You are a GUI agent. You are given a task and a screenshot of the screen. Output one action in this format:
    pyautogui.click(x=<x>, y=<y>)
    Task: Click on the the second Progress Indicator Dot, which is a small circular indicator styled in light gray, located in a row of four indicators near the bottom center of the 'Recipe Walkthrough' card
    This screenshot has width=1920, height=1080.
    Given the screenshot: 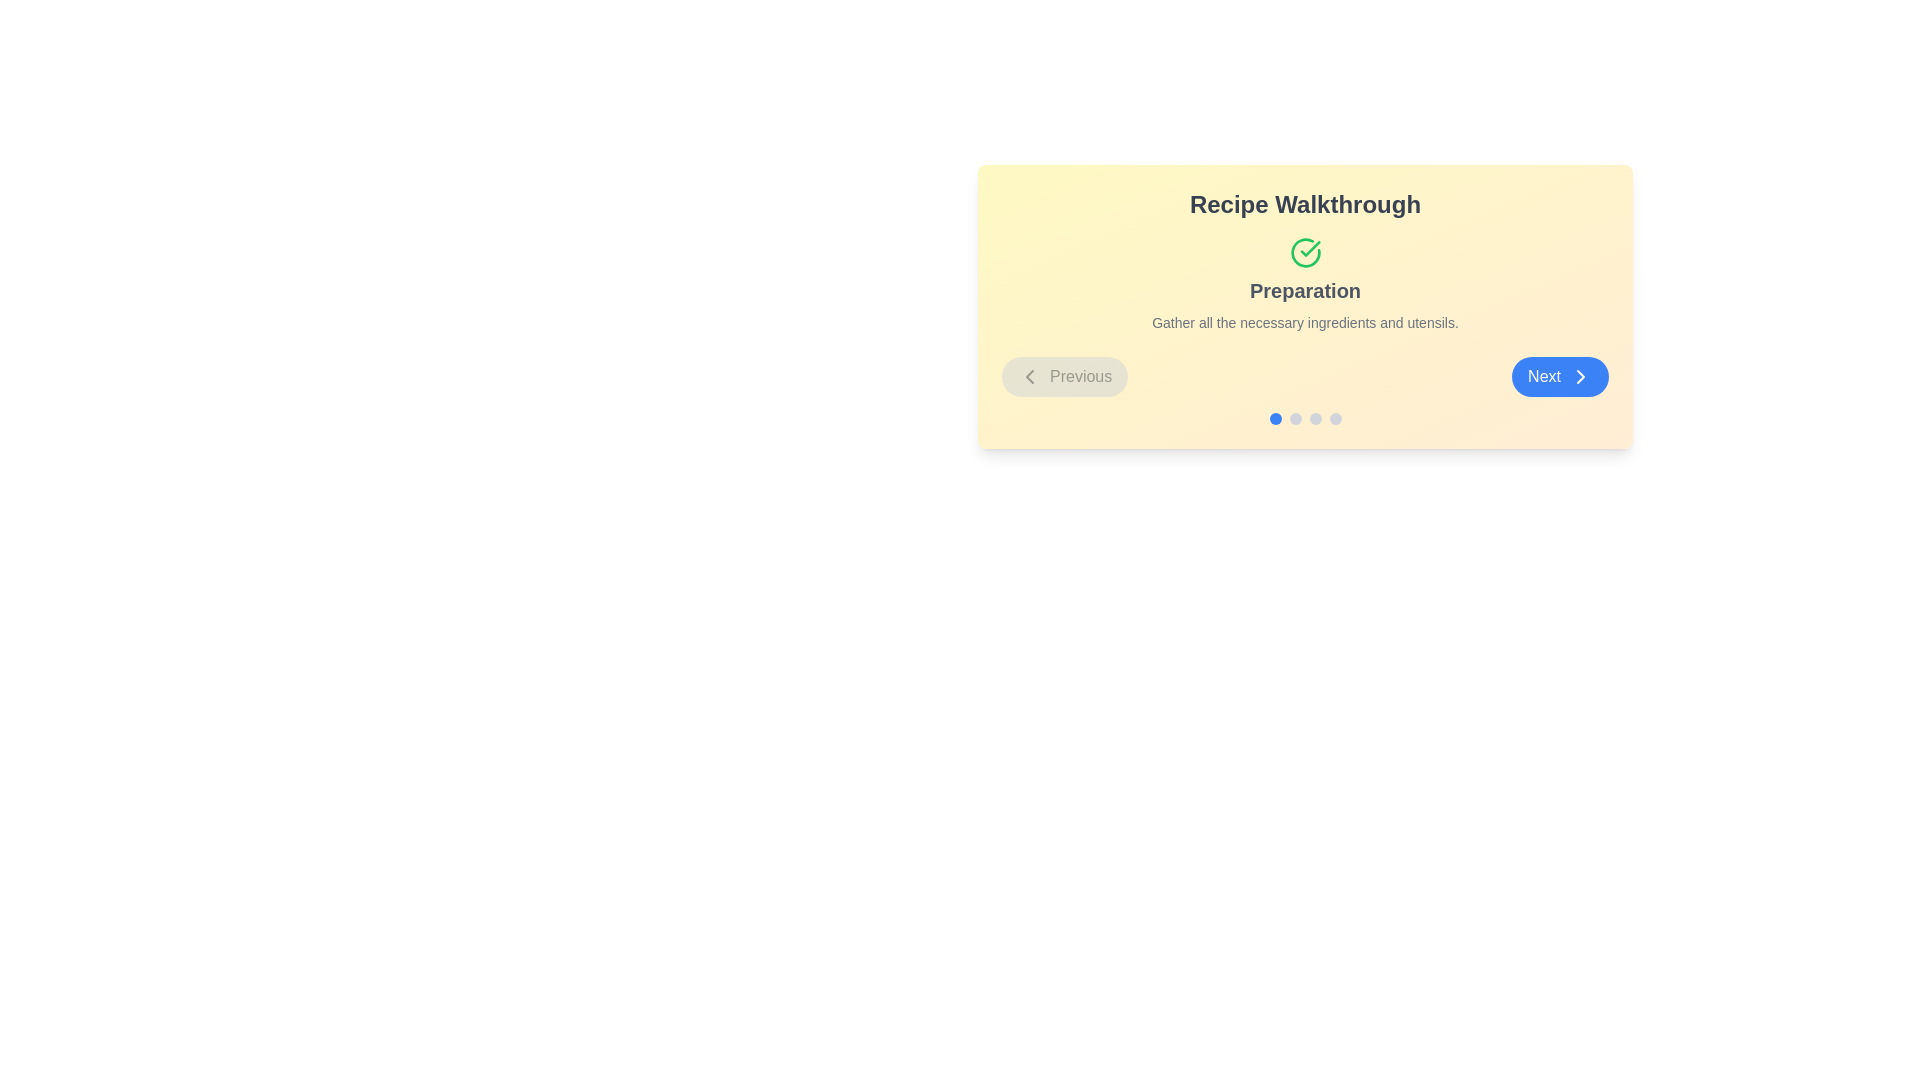 What is the action you would take?
    pyautogui.click(x=1295, y=418)
    